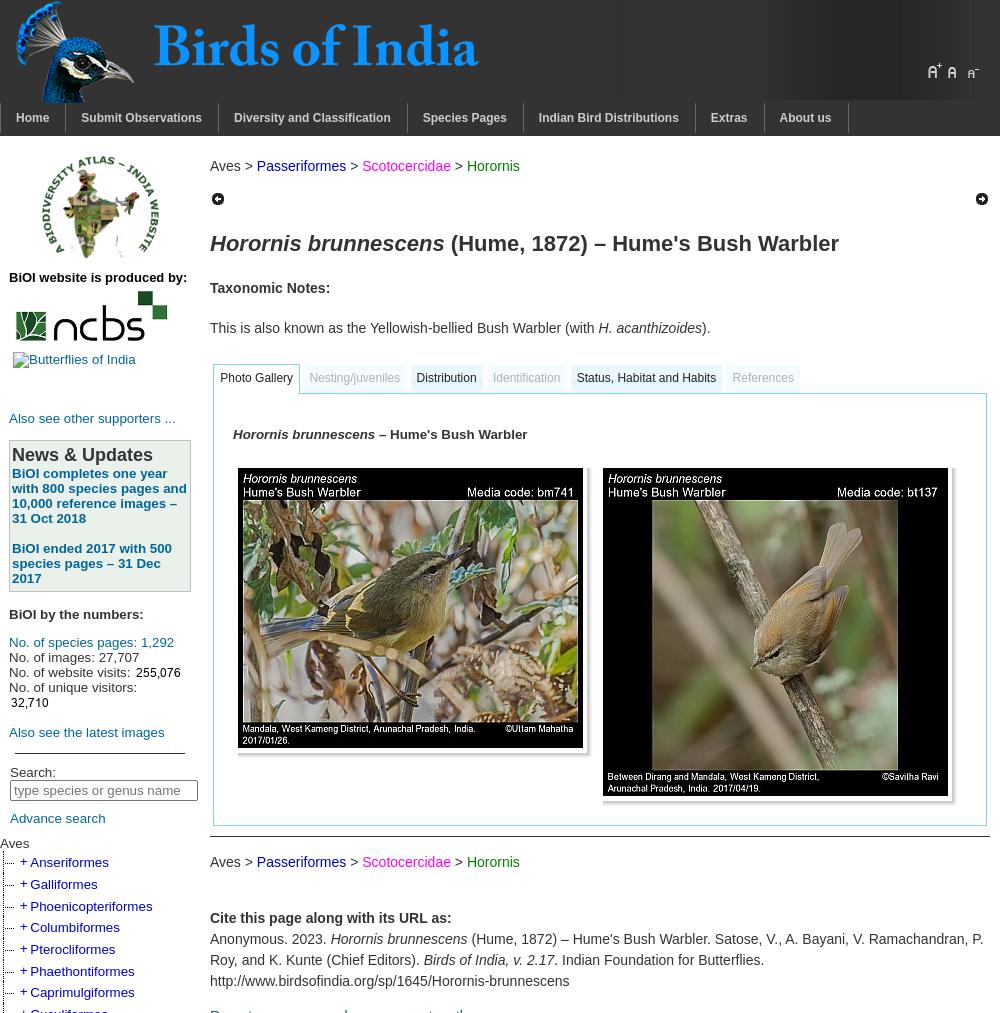  What do you see at coordinates (595, 949) in the screenshot?
I see `'(Hume, 1872)    – Hume's Bush Warbler. Satose, V., A. Bayani, V. Ramachandran, P. Roy, and K. Kunte (Chief Editors).'` at bounding box center [595, 949].